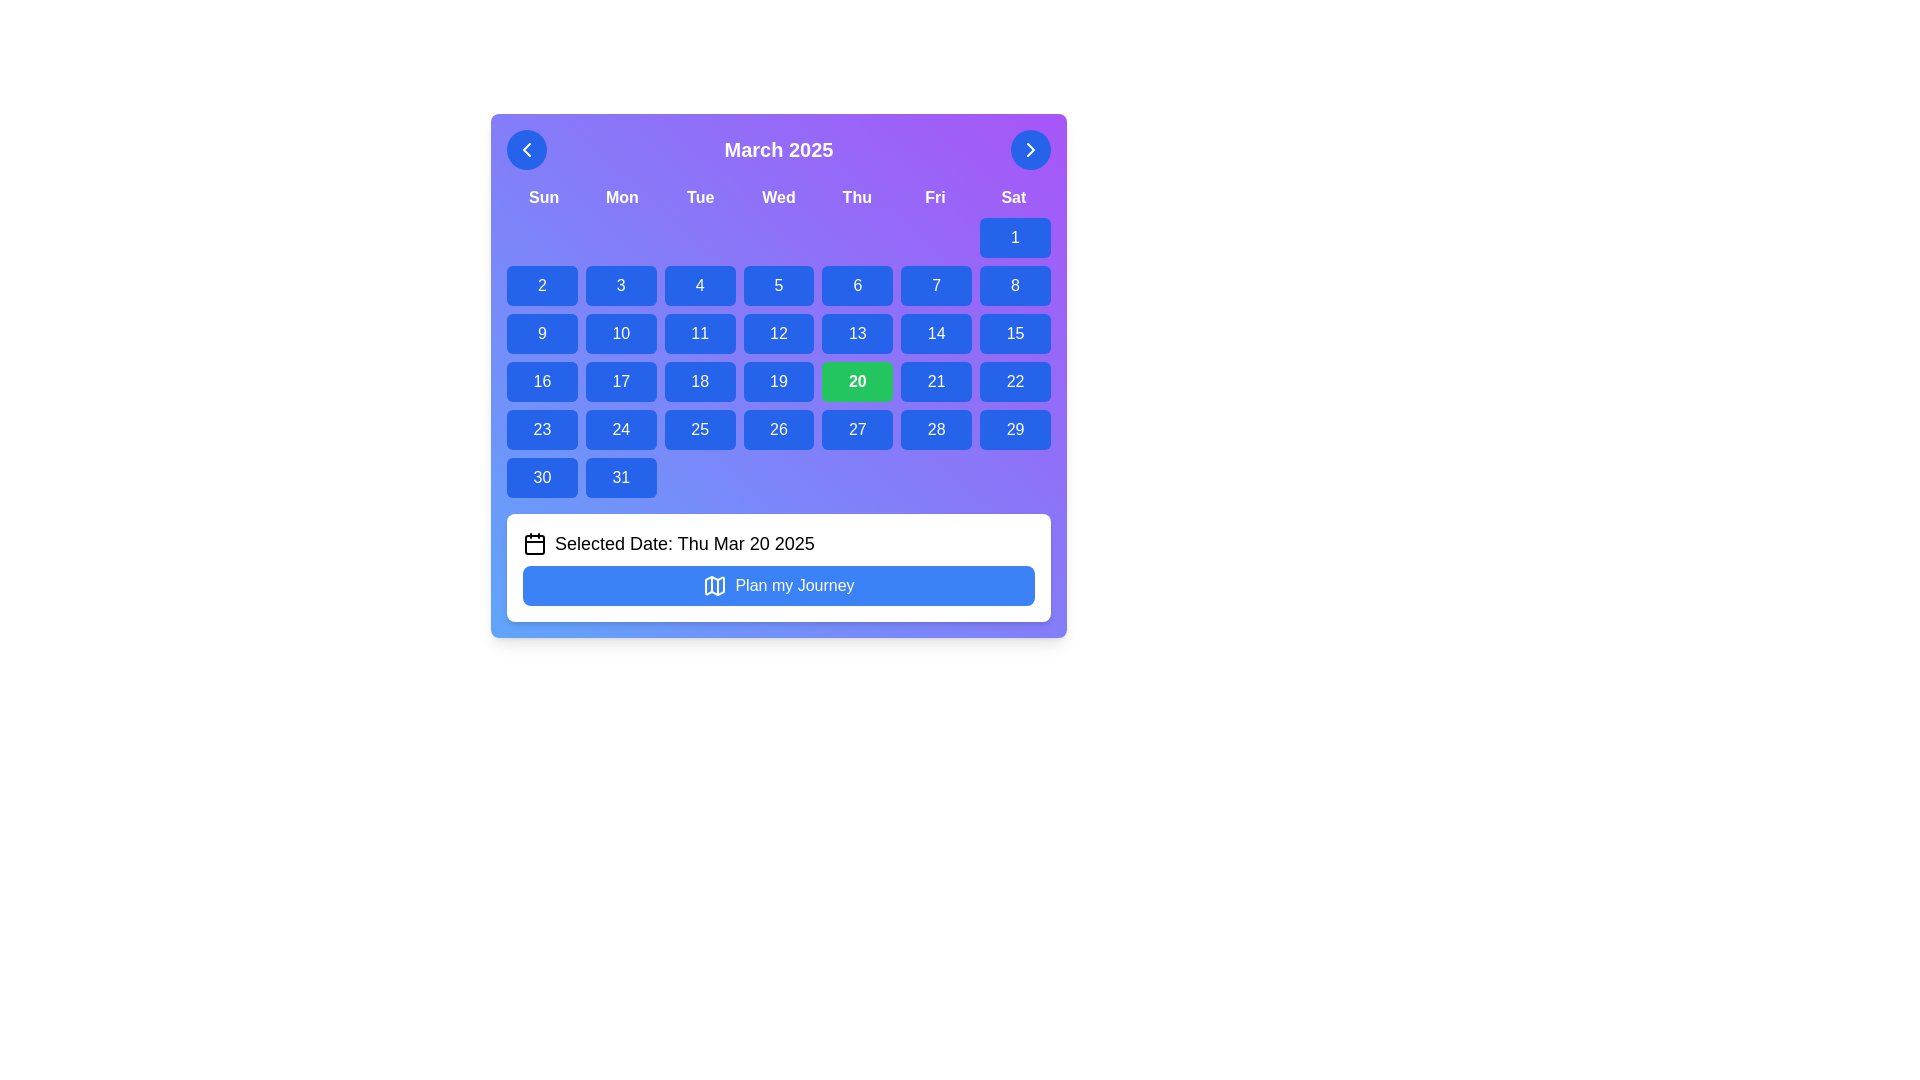  I want to click on the button labeled '2' with rounded corners and a blue background, so click(542, 285).